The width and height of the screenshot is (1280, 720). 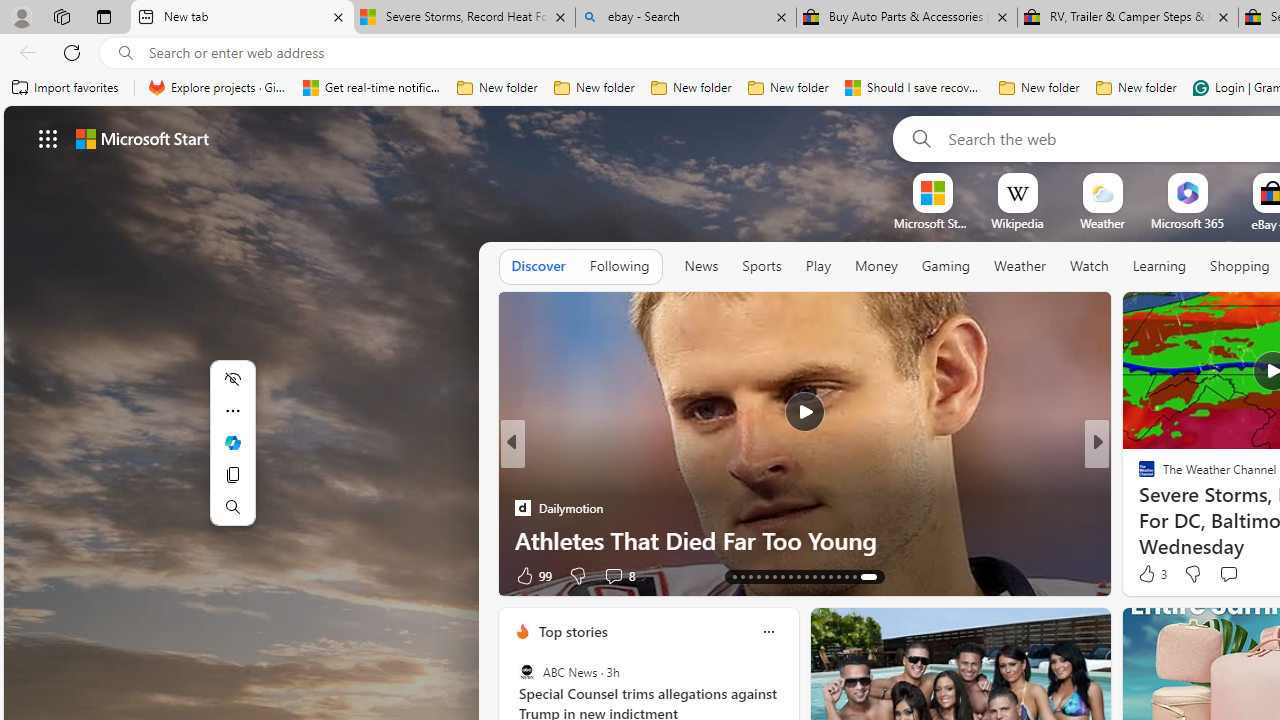 I want to click on 'Verywell Mind', so click(x=1138, y=506).